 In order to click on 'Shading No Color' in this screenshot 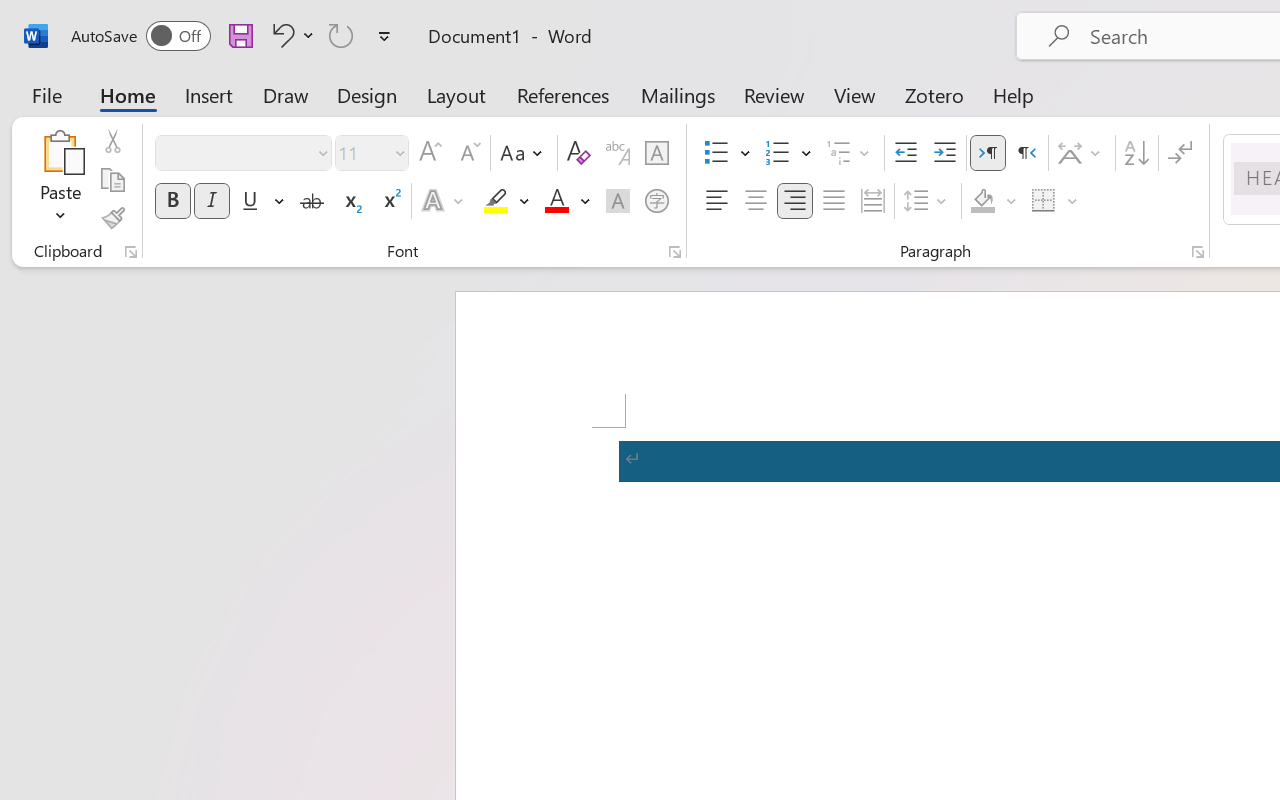, I will do `click(983, 201)`.